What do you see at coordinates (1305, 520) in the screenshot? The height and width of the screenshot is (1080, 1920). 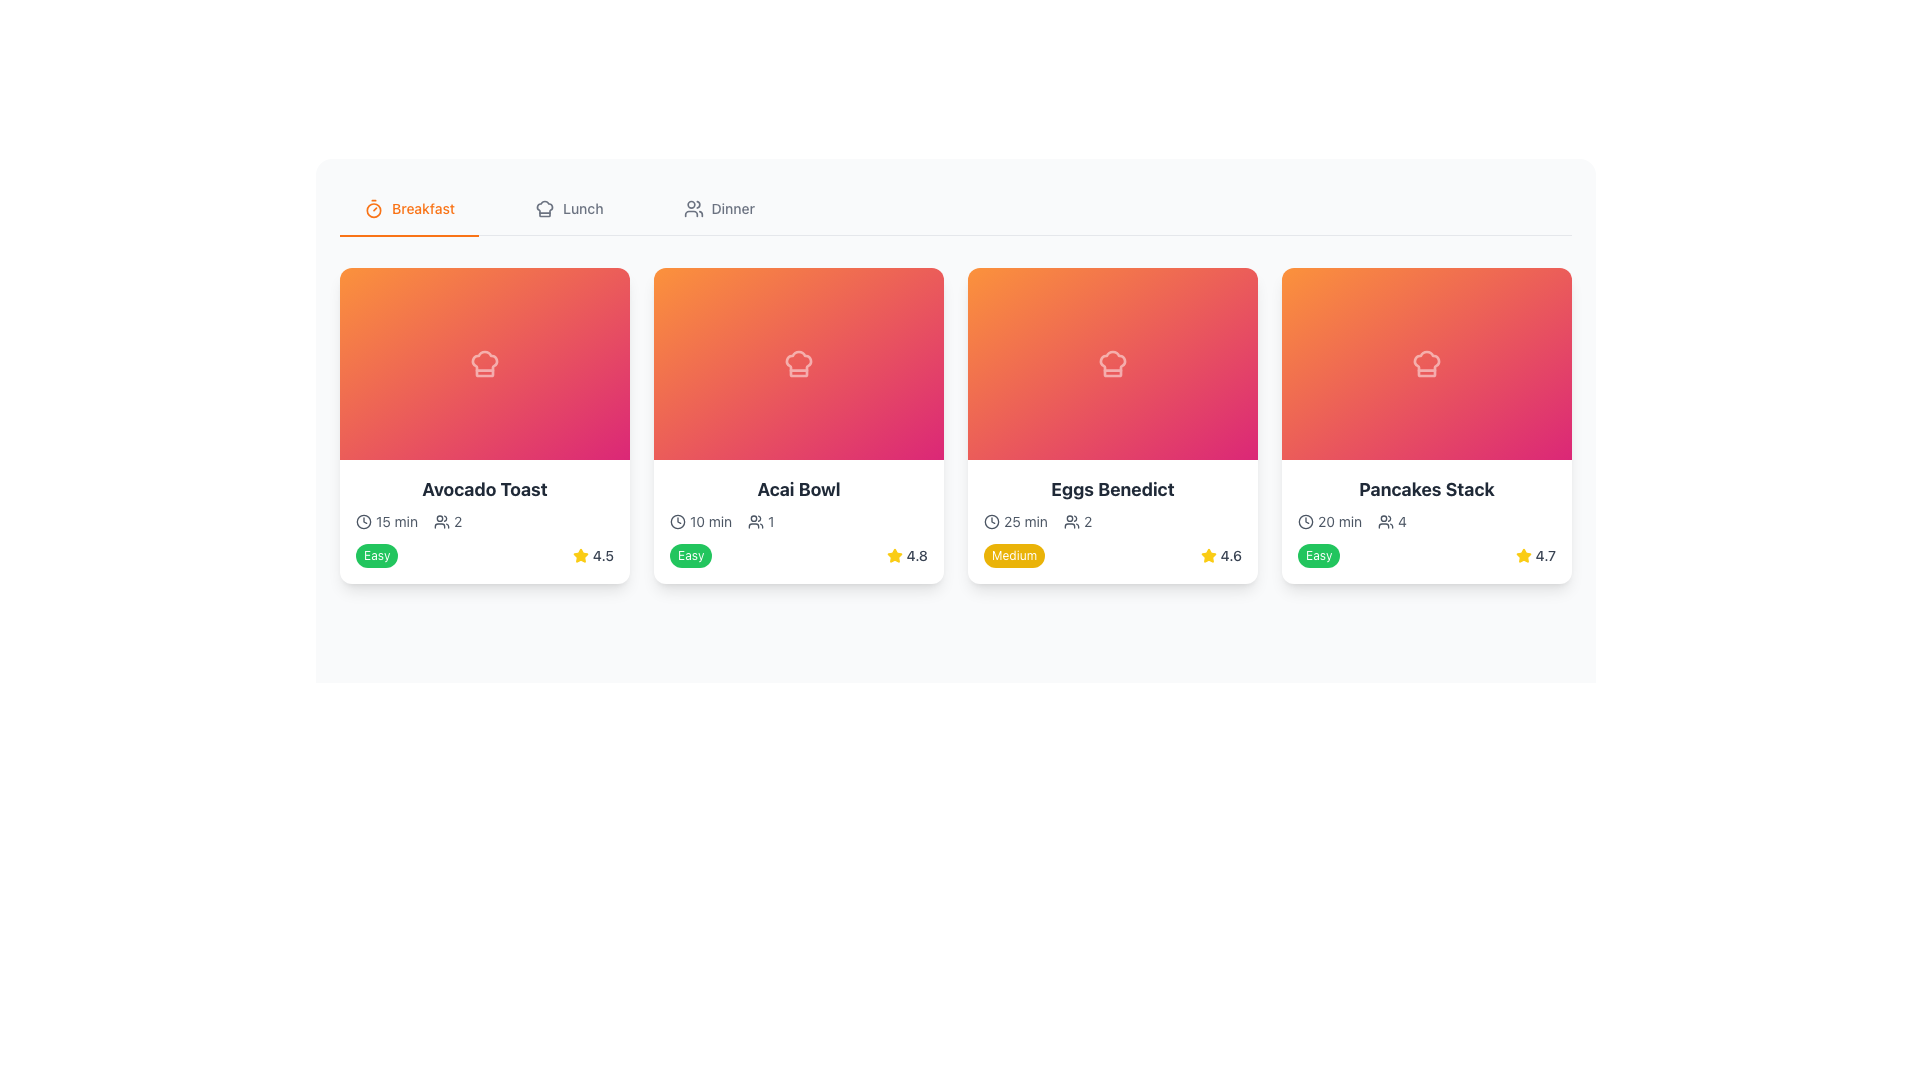 I see `the static representation of the clock icon located at the top of the 'Pancakes Stack' recipe card, just before the '20 min' text` at bounding box center [1305, 520].